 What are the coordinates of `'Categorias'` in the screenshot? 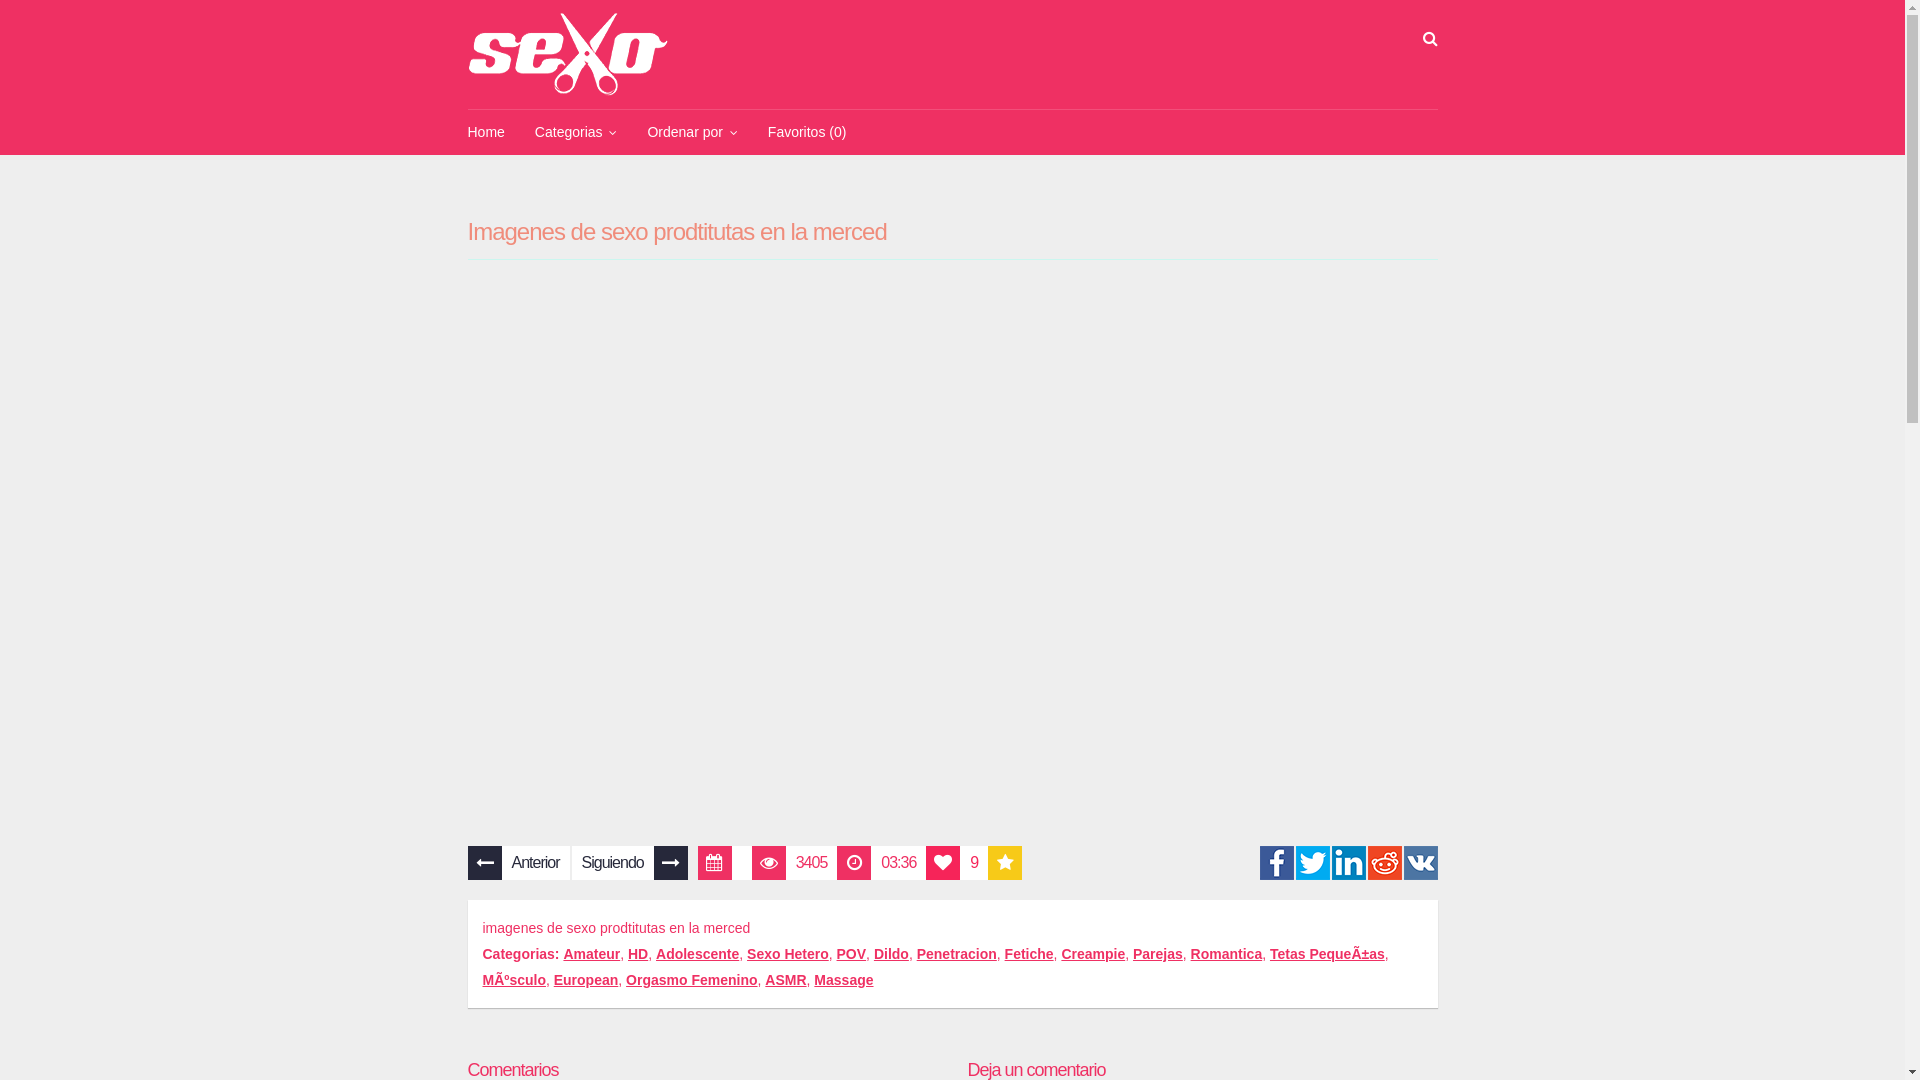 It's located at (575, 132).